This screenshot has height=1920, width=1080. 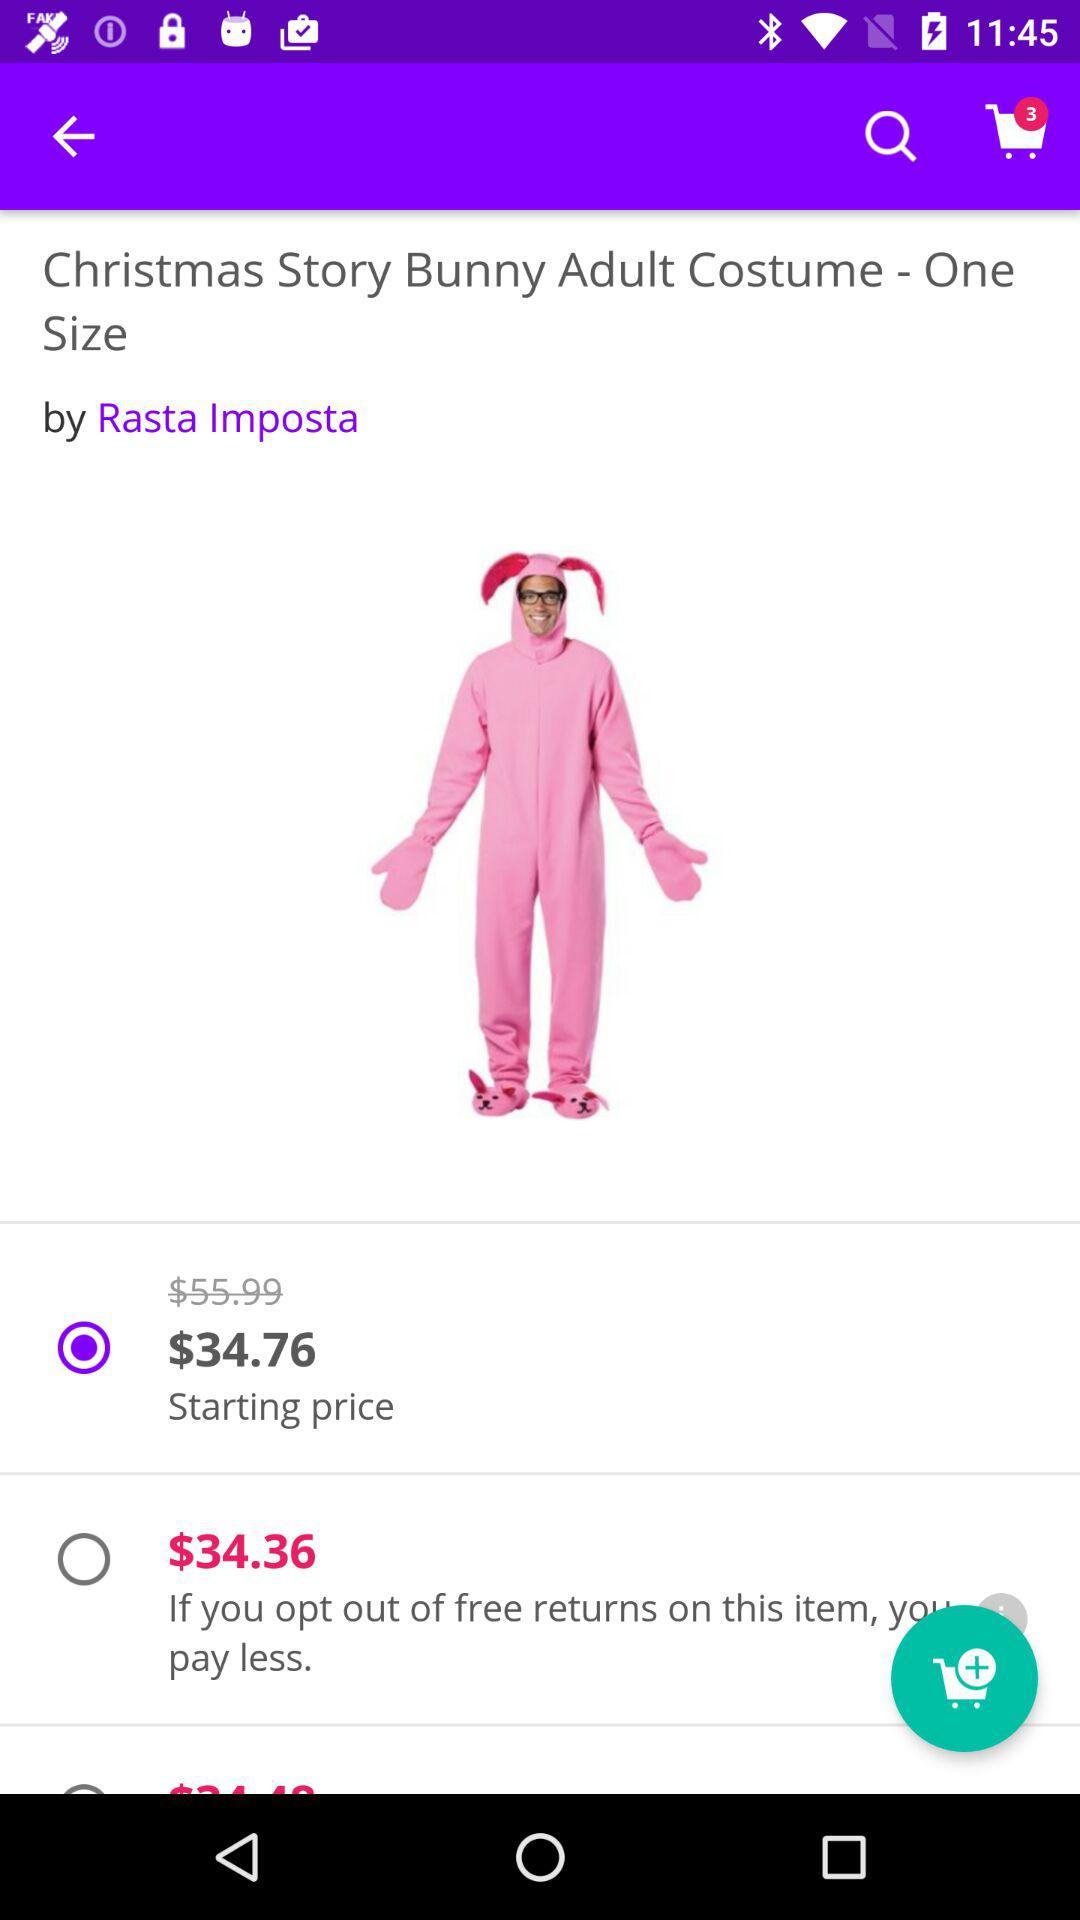 What do you see at coordinates (200, 415) in the screenshot?
I see `by rasta imposta item` at bounding box center [200, 415].